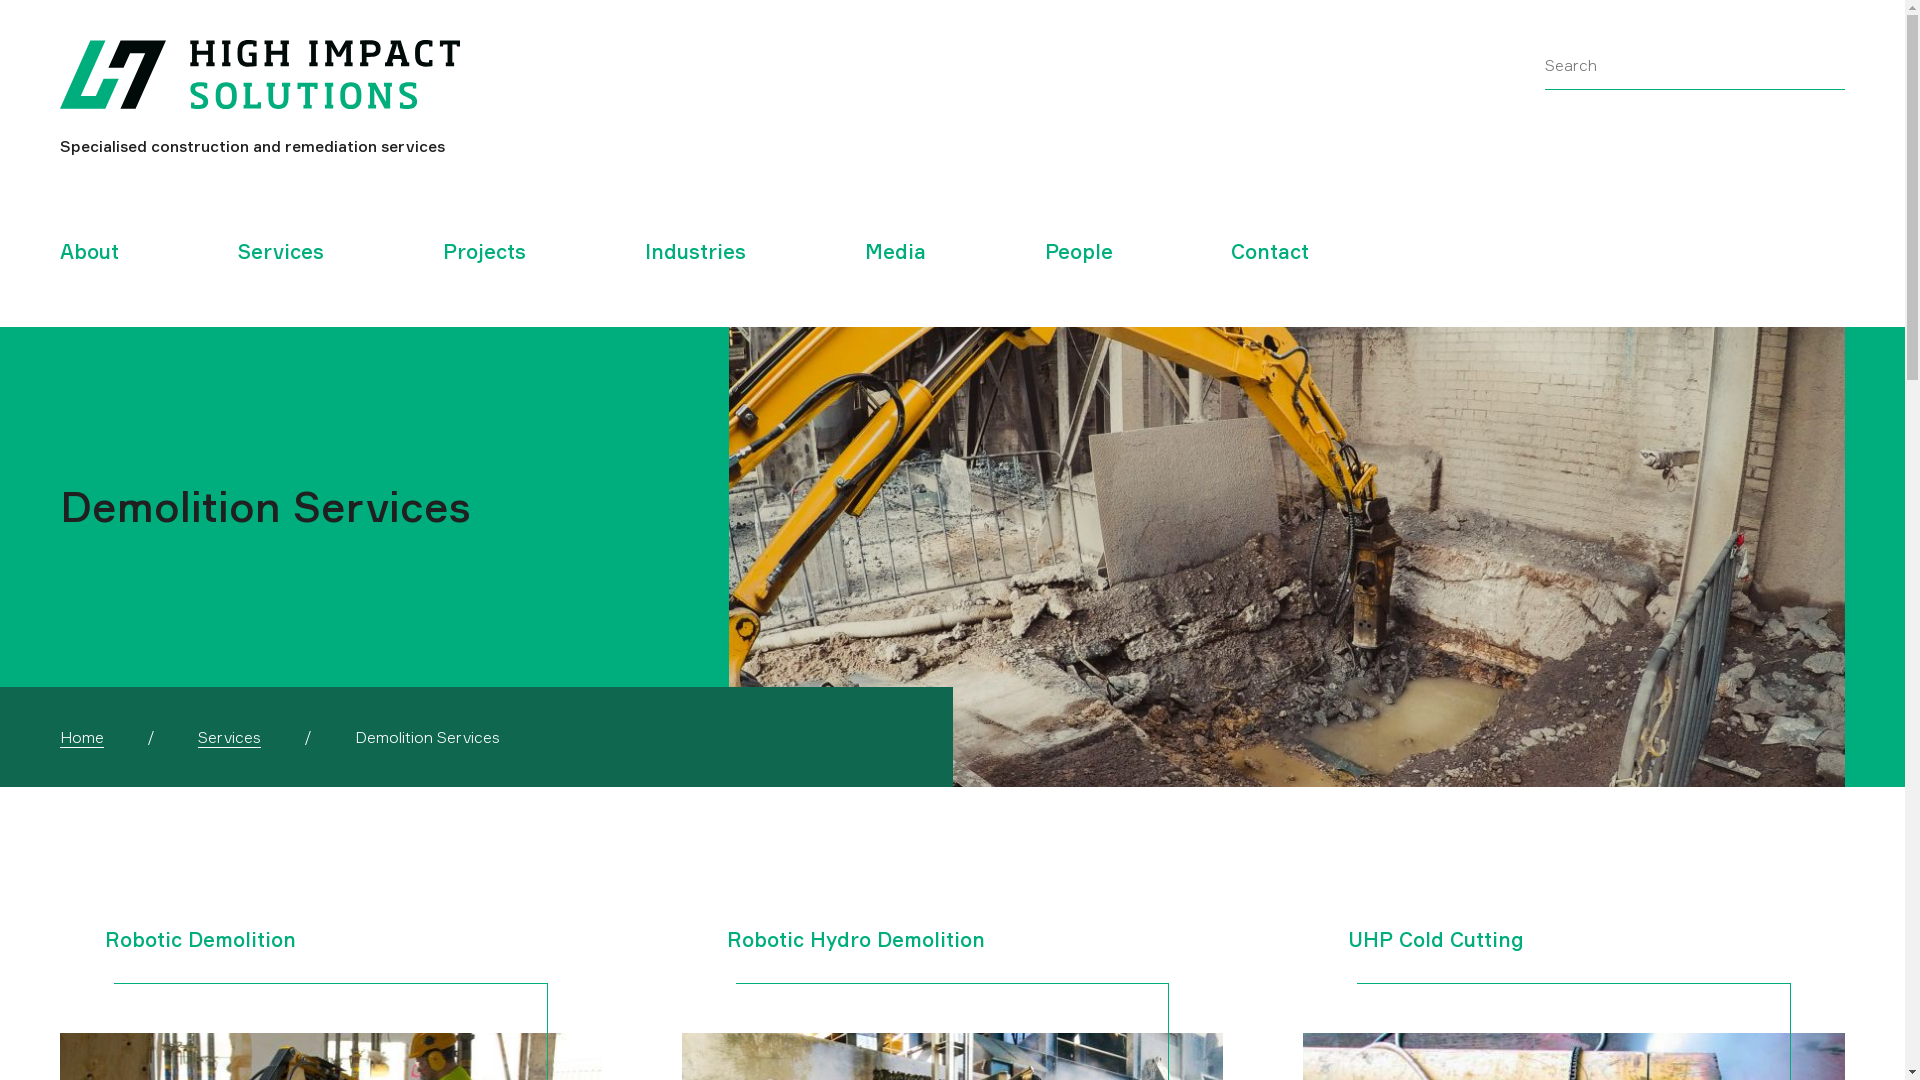  What do you see at coordinates (1269, 250) in the screenshot?
I see `'Contact'` at bounding box center [1269, 250].